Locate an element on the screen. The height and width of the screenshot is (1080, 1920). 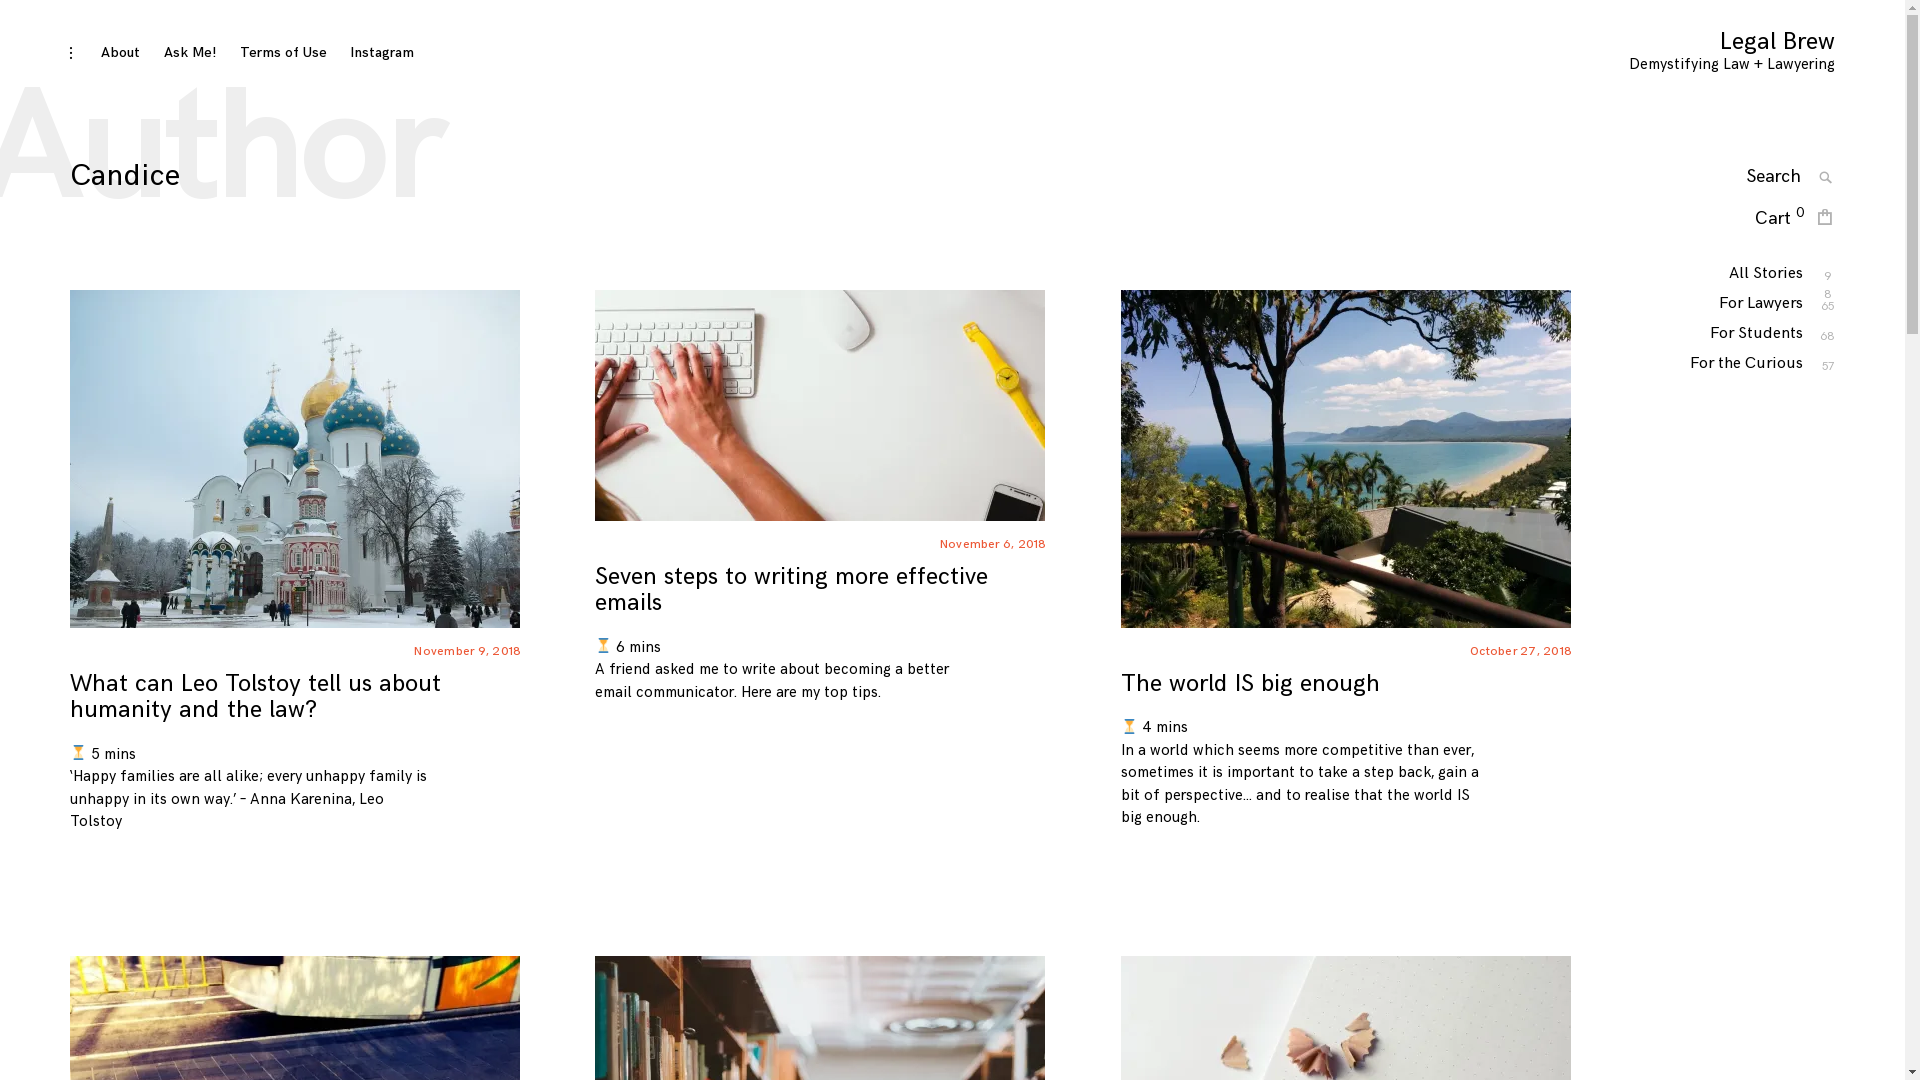
'Cart 0' is located at coordinates (1780, 219).